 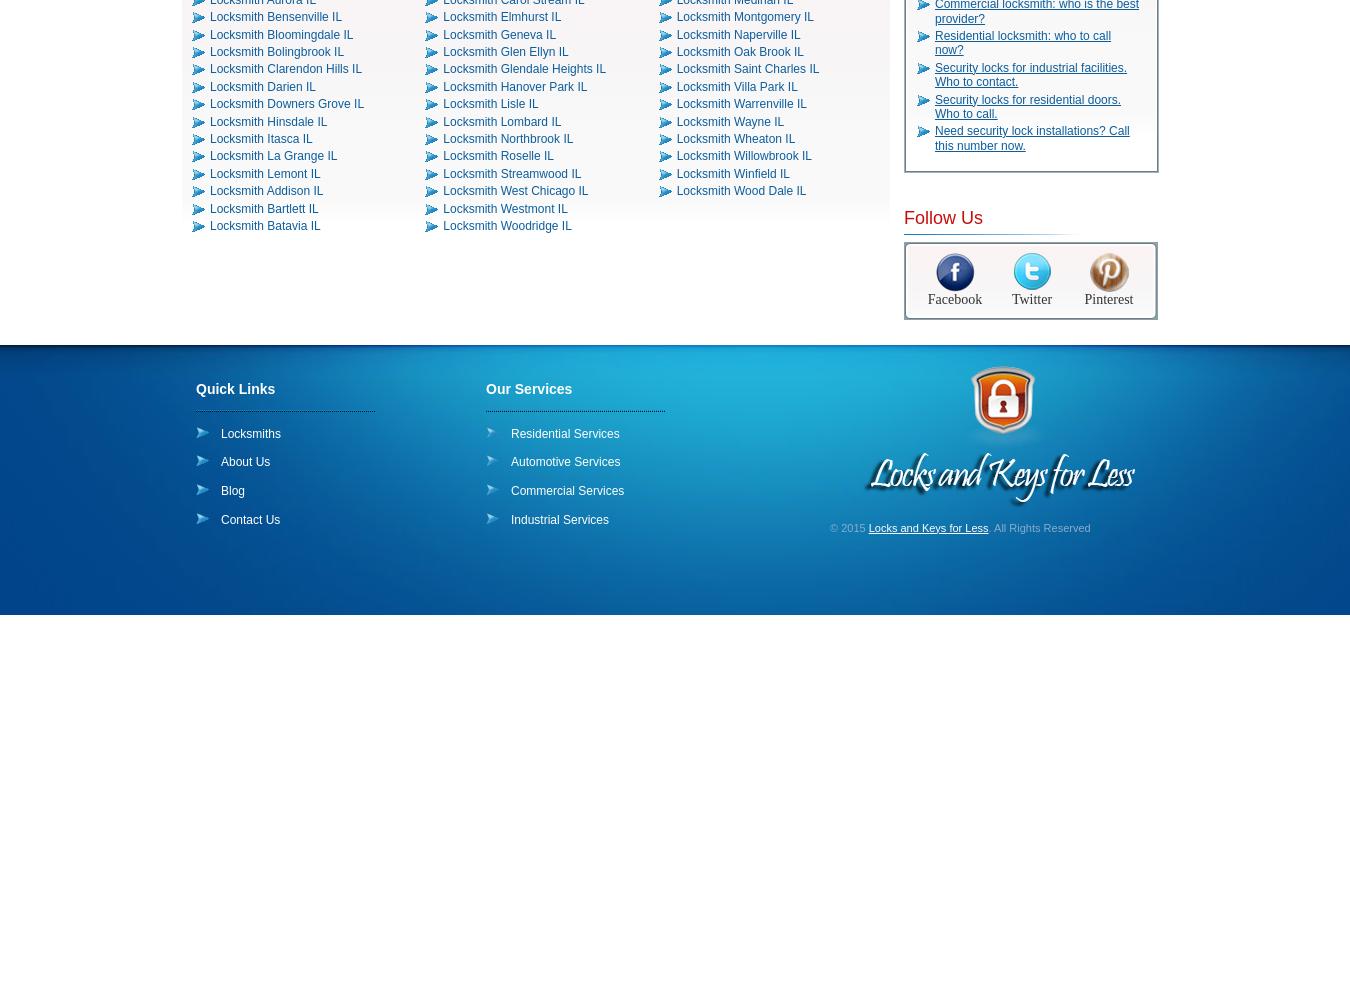 What do you see at coordinates (286, 103) in the screenshot?
I see `'Locksmith Downers Grove IL'` at bounding box center [286, 103].